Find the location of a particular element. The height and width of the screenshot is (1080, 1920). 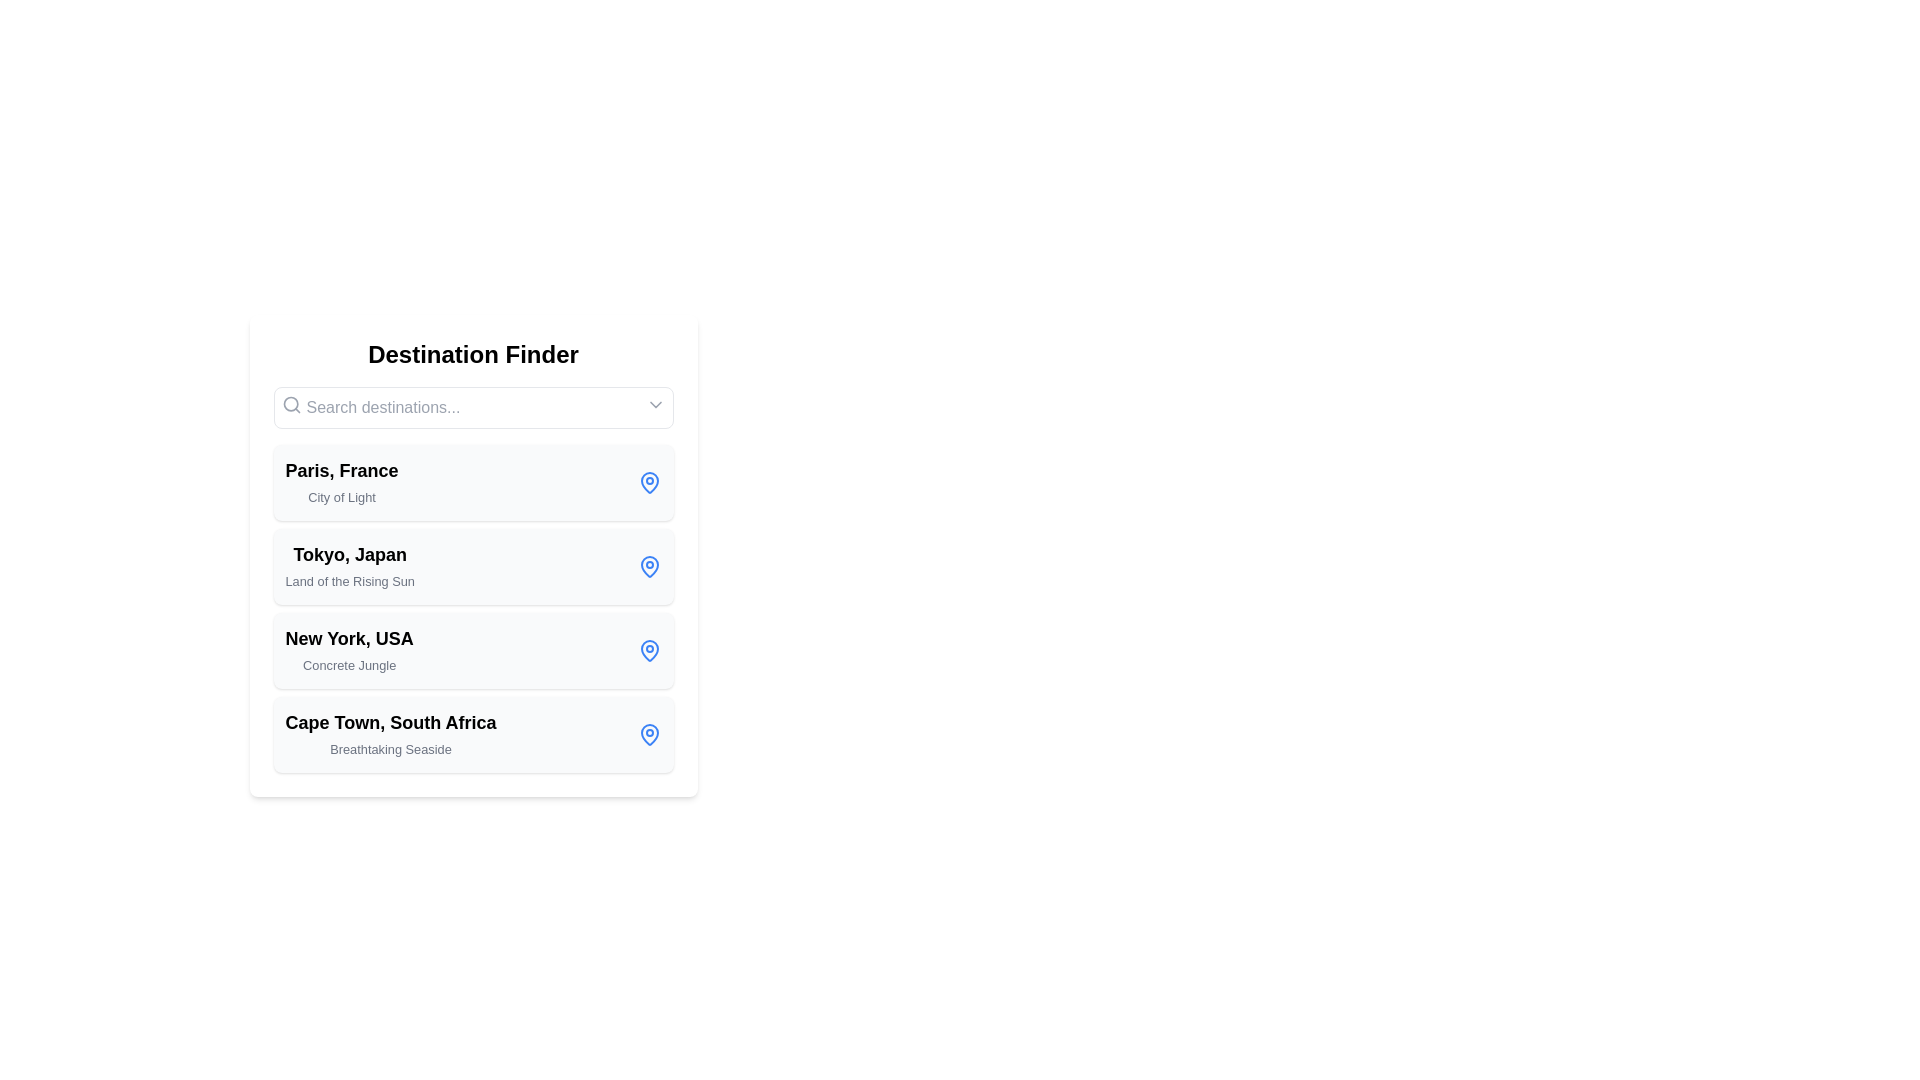

the interactive map pin icon located at the right side of the section describing 'Cape Town, South Africa' is located at coordinates (649, 735).